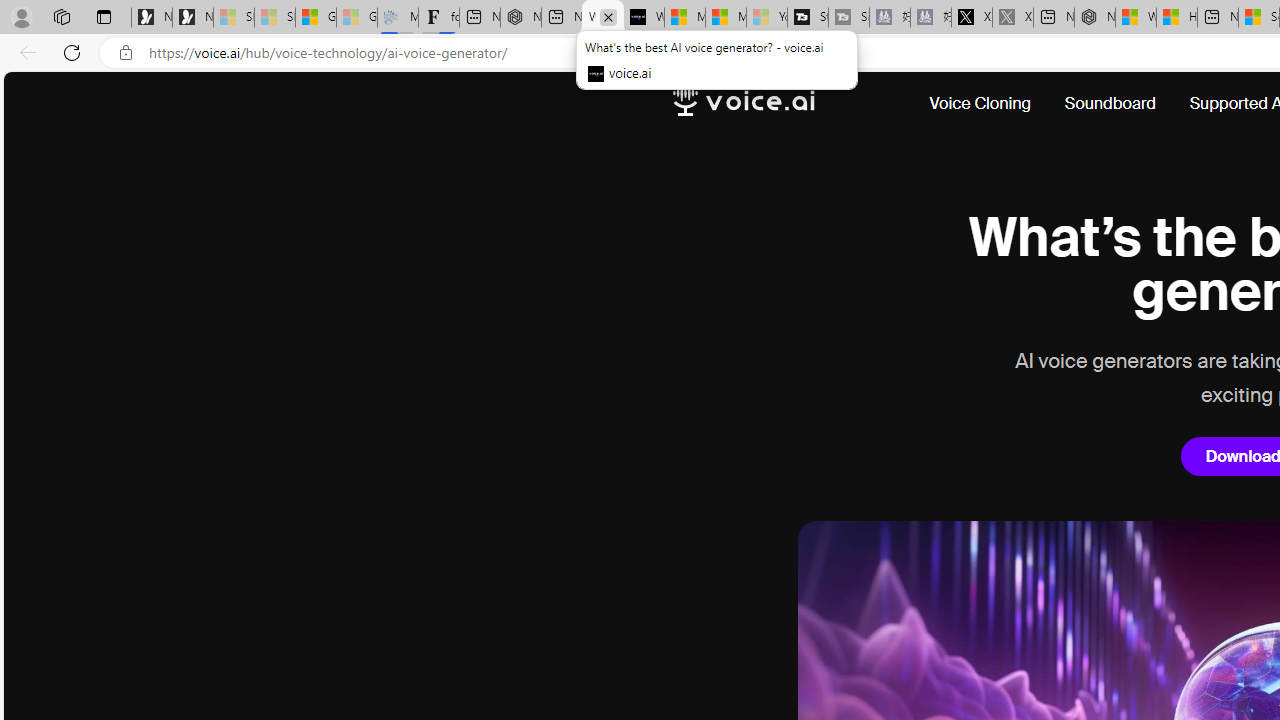  What do you see at coordinates (1108, 104) in the screenshot?
I see `'Soundboard'` at bounding box center [1108, 104].